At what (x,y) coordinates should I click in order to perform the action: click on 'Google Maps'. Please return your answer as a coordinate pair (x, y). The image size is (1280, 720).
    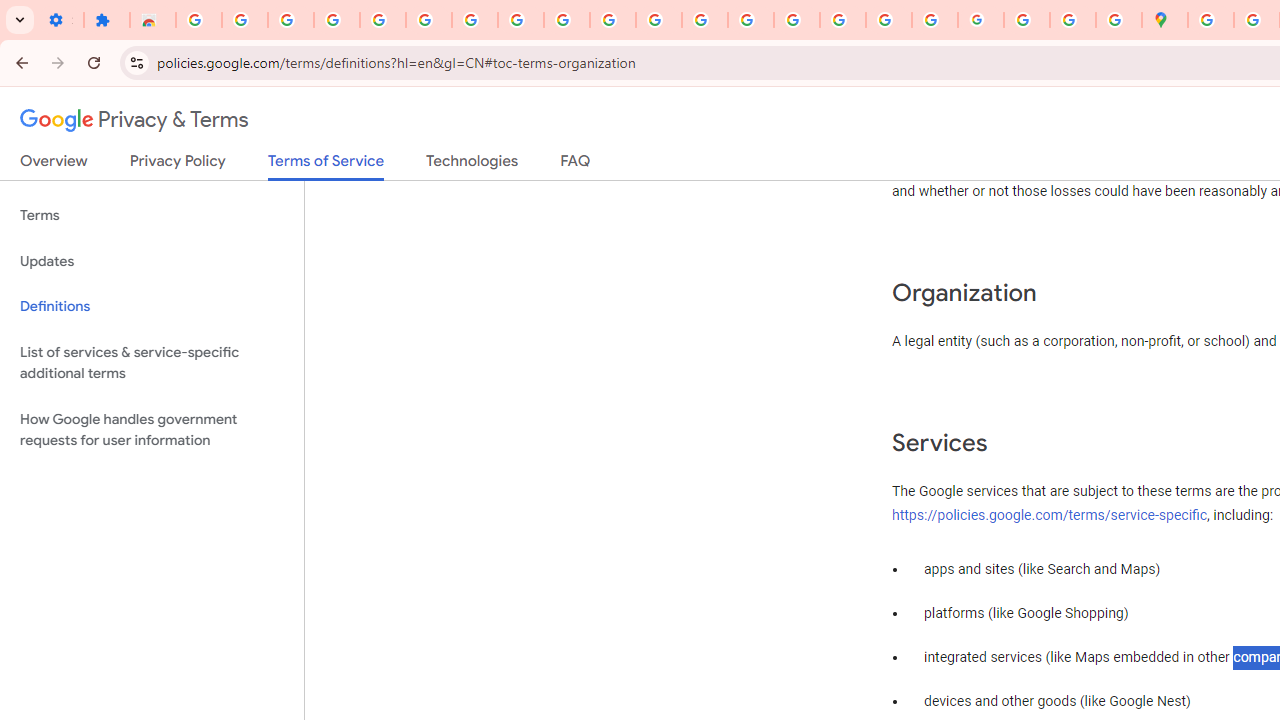
    Looking at the image, I should click on (1164, 20).